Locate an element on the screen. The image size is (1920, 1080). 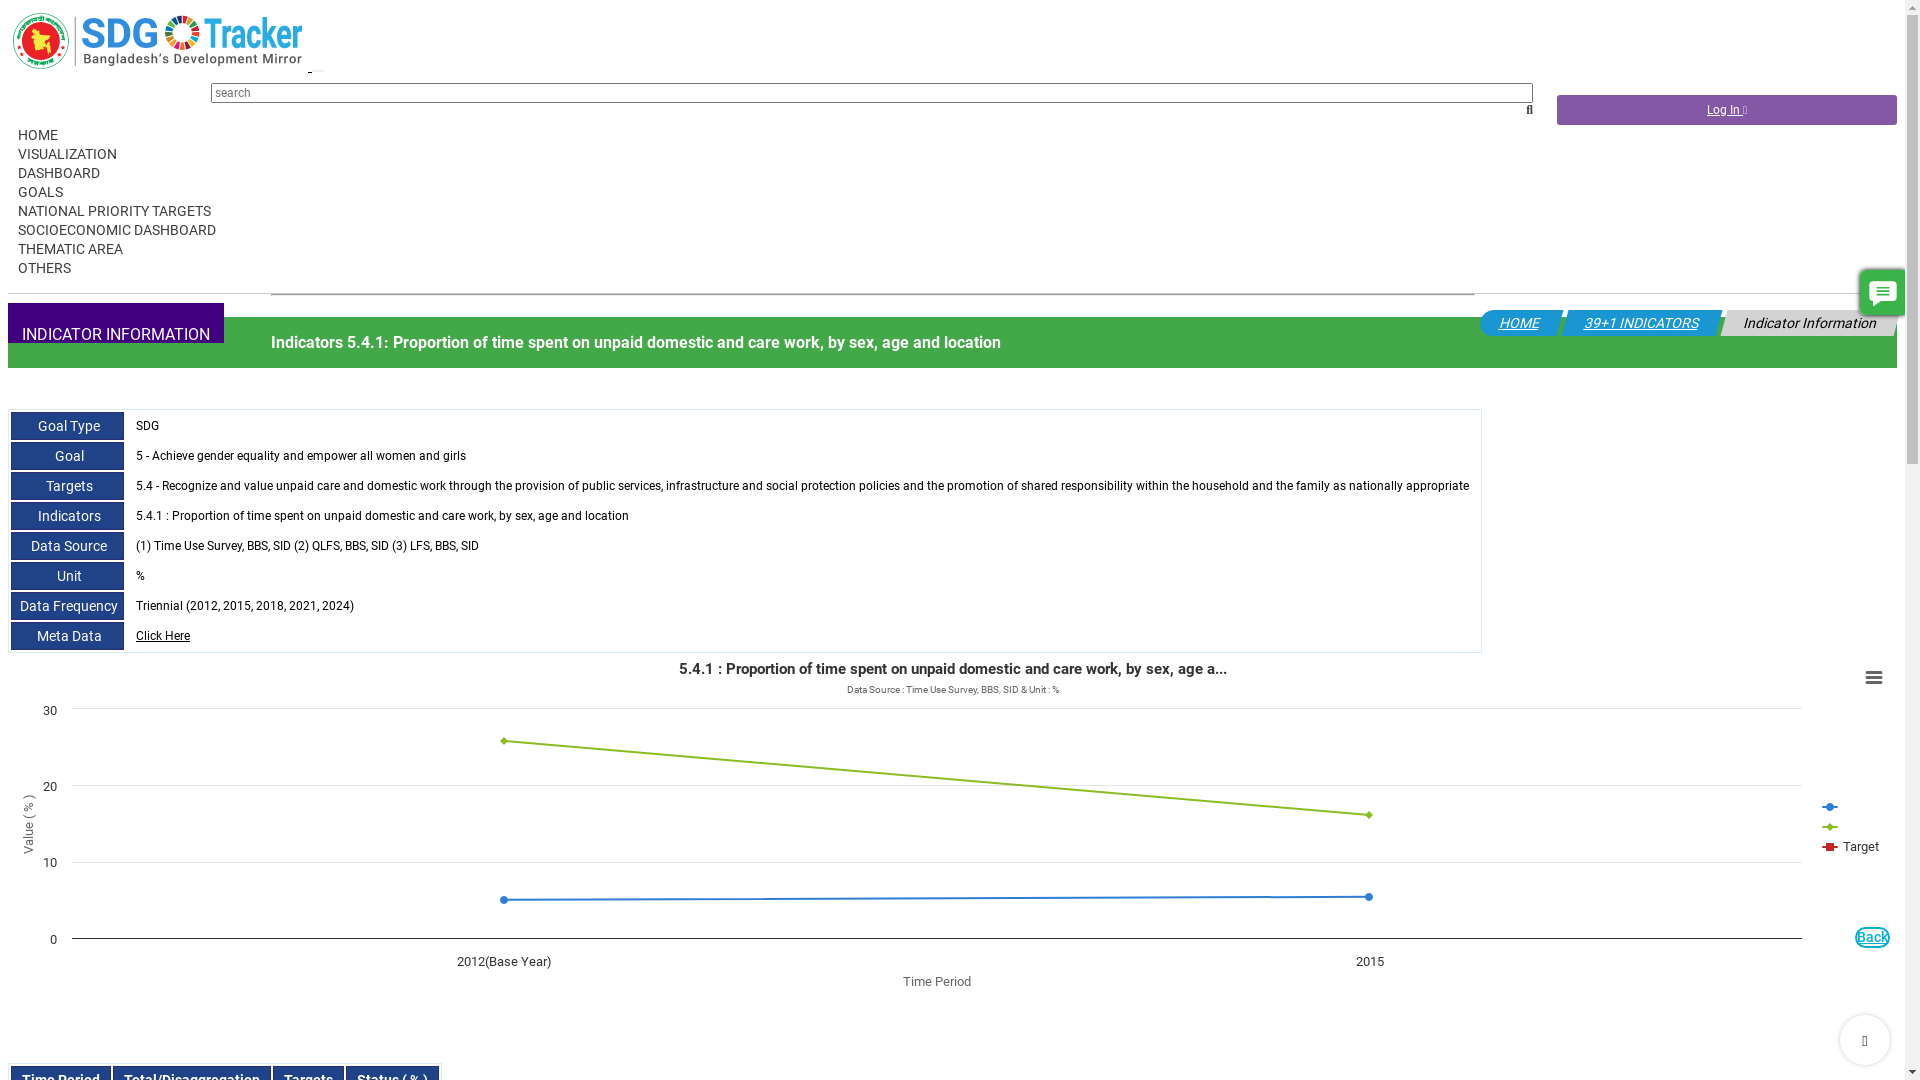
'Log In' is located at coordinates (1726, 110).